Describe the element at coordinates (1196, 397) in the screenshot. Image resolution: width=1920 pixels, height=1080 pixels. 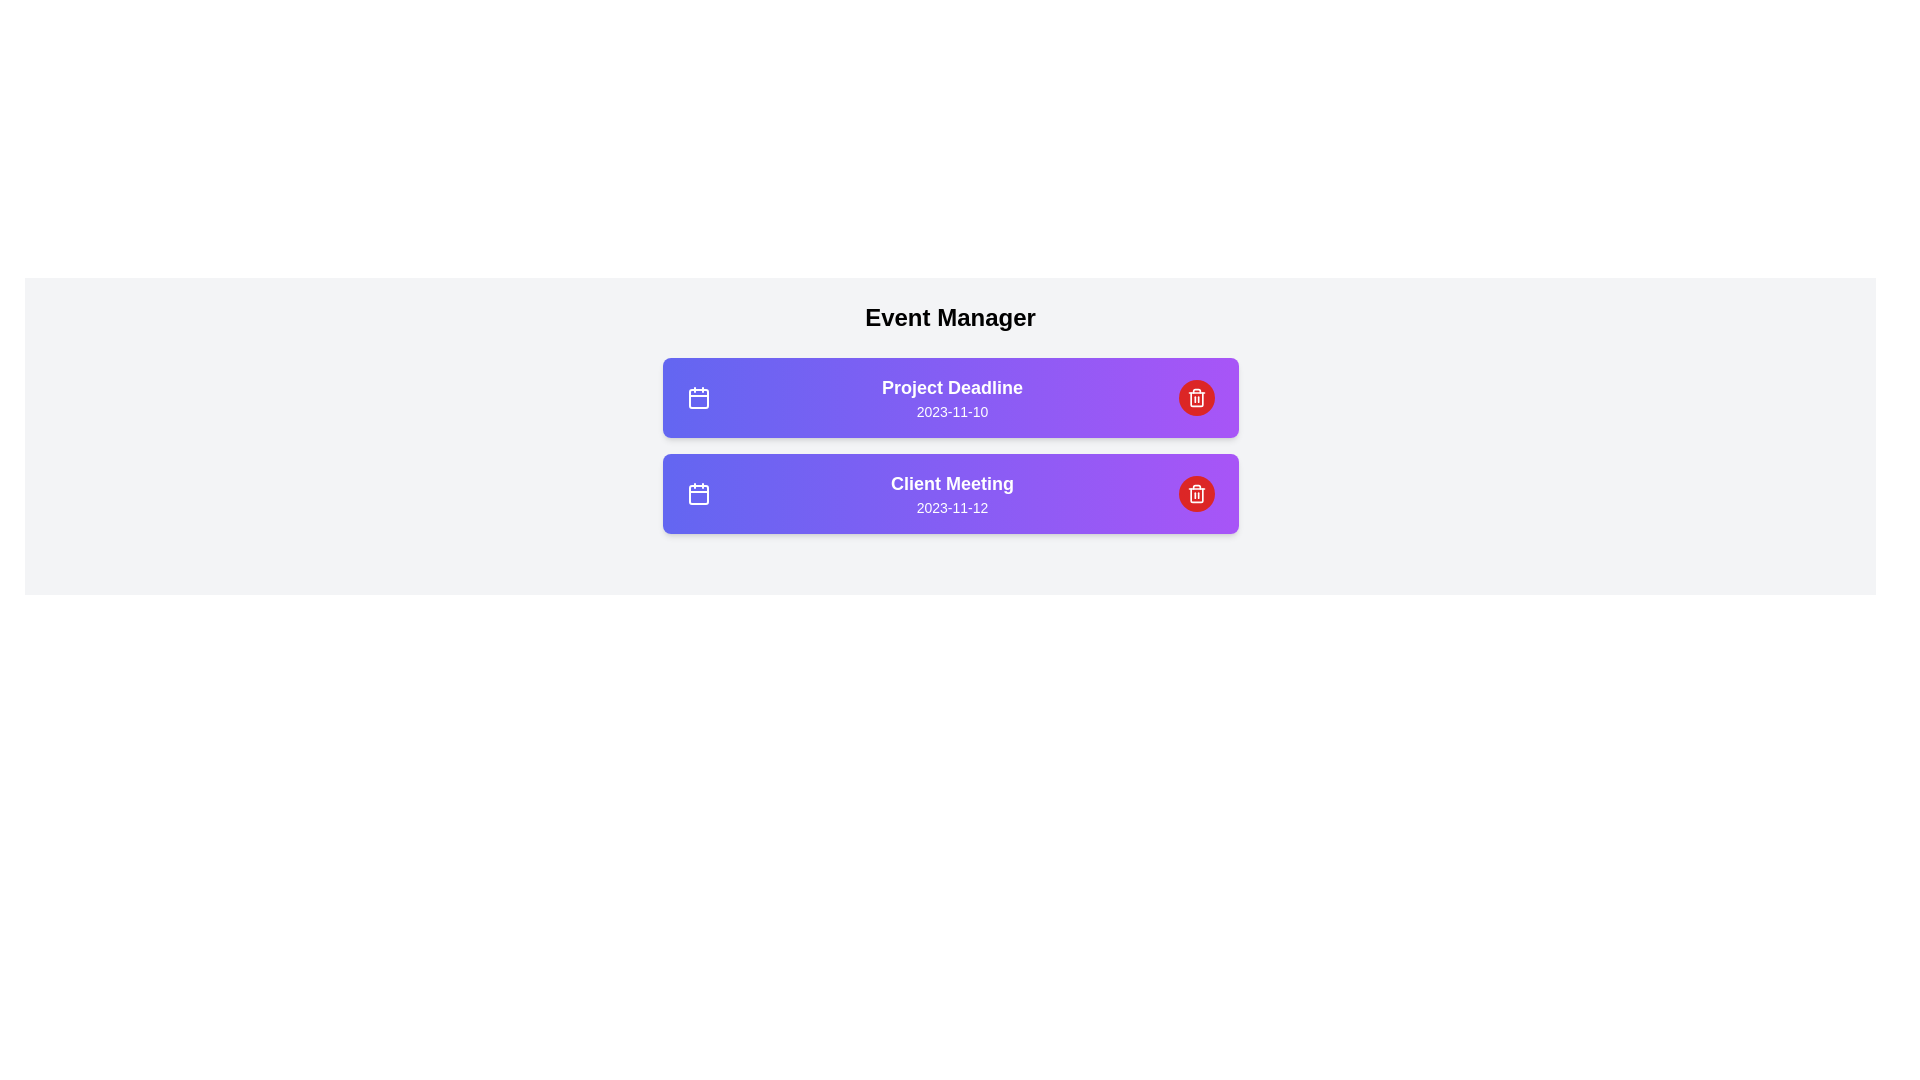
I see `delete button for the event titled Project Deadline` at that location.